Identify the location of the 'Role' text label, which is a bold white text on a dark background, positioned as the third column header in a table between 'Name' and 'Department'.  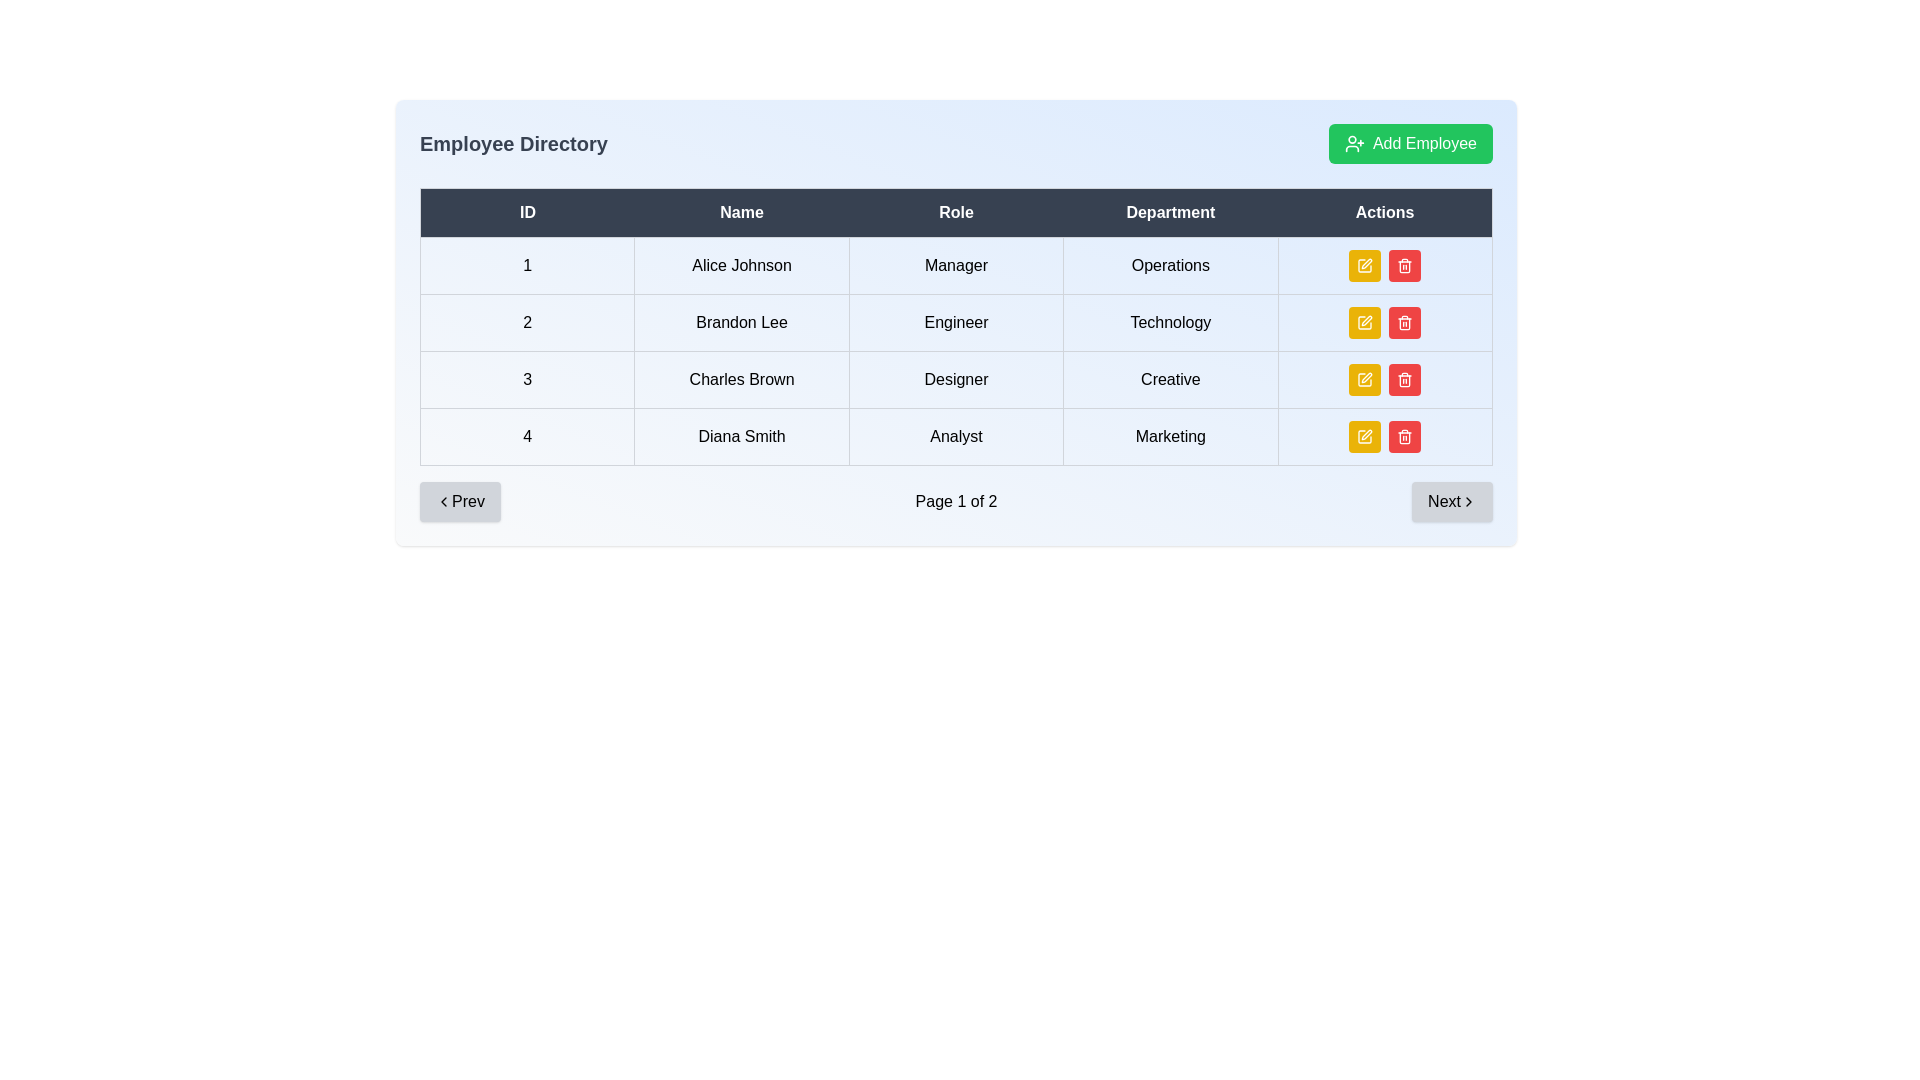
(955, 212).